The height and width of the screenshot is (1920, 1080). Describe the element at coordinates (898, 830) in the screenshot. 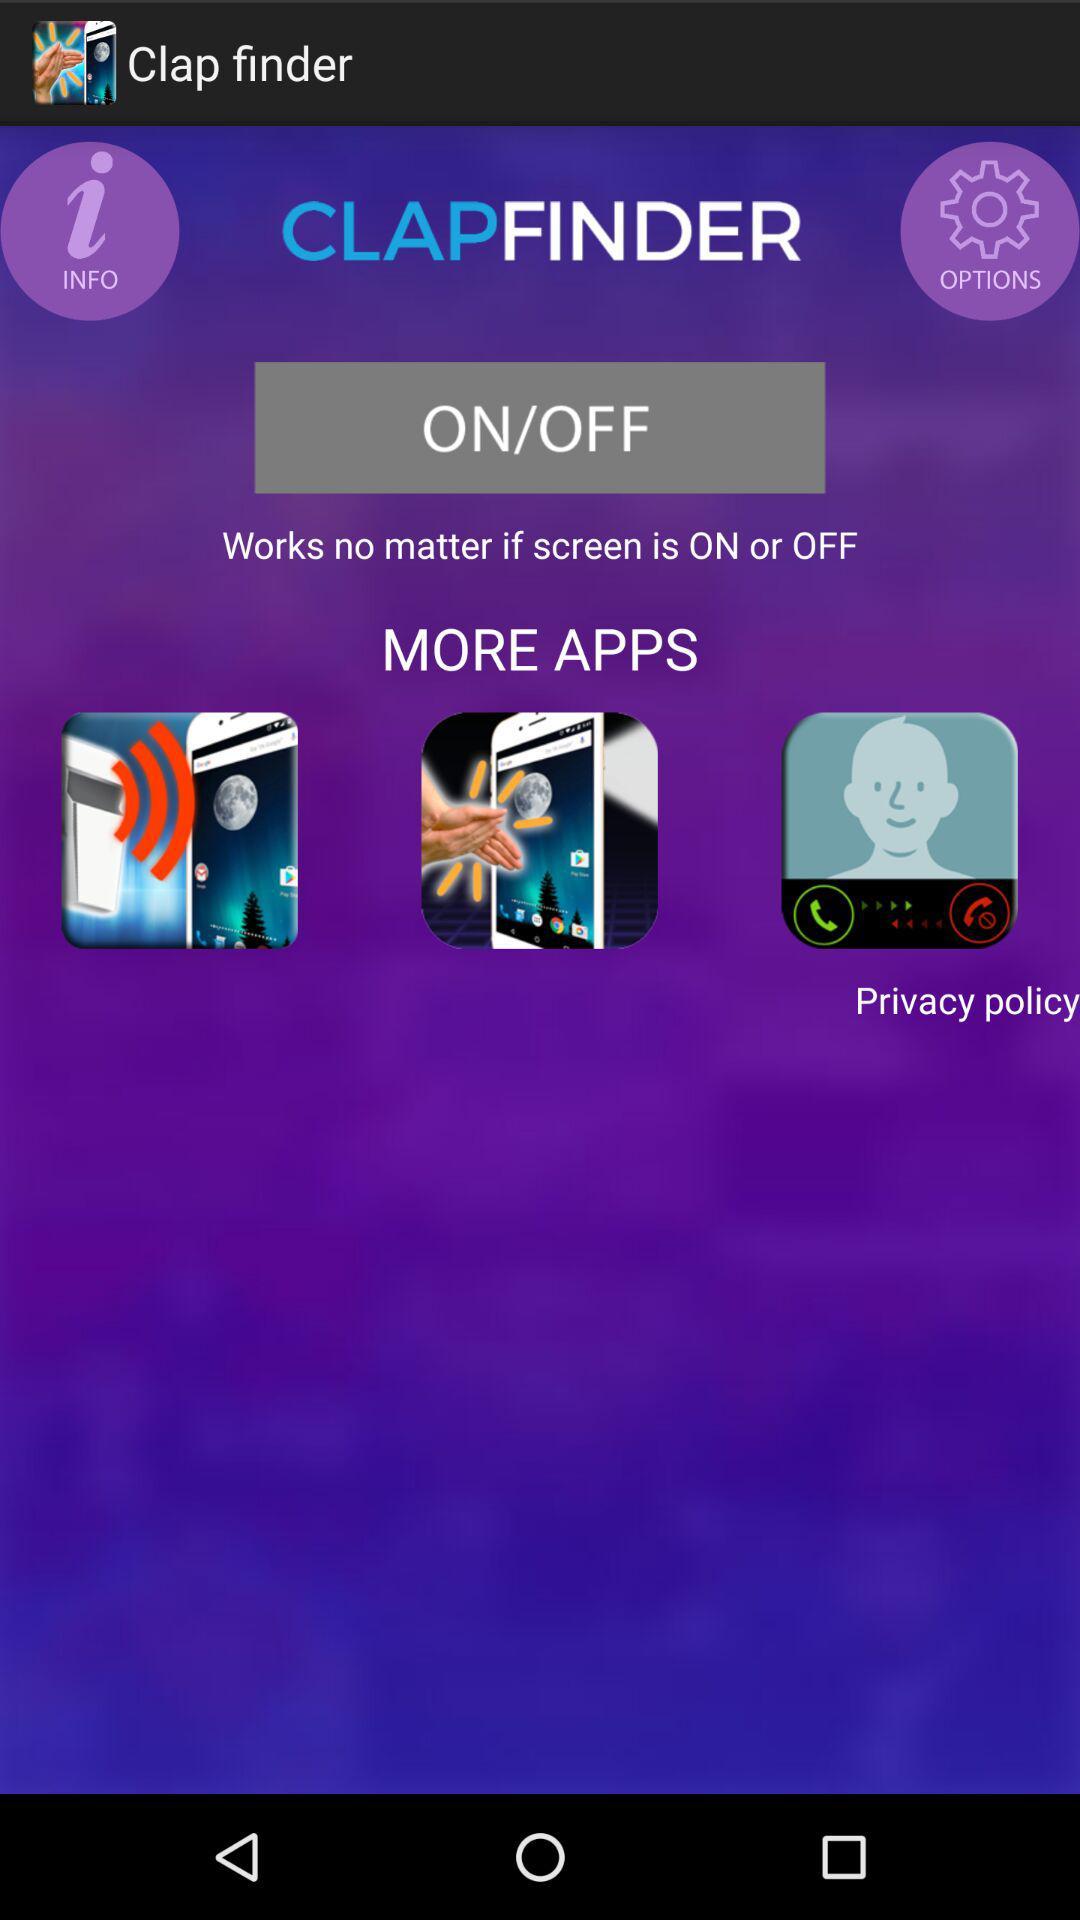

I see `use phone` at that location.